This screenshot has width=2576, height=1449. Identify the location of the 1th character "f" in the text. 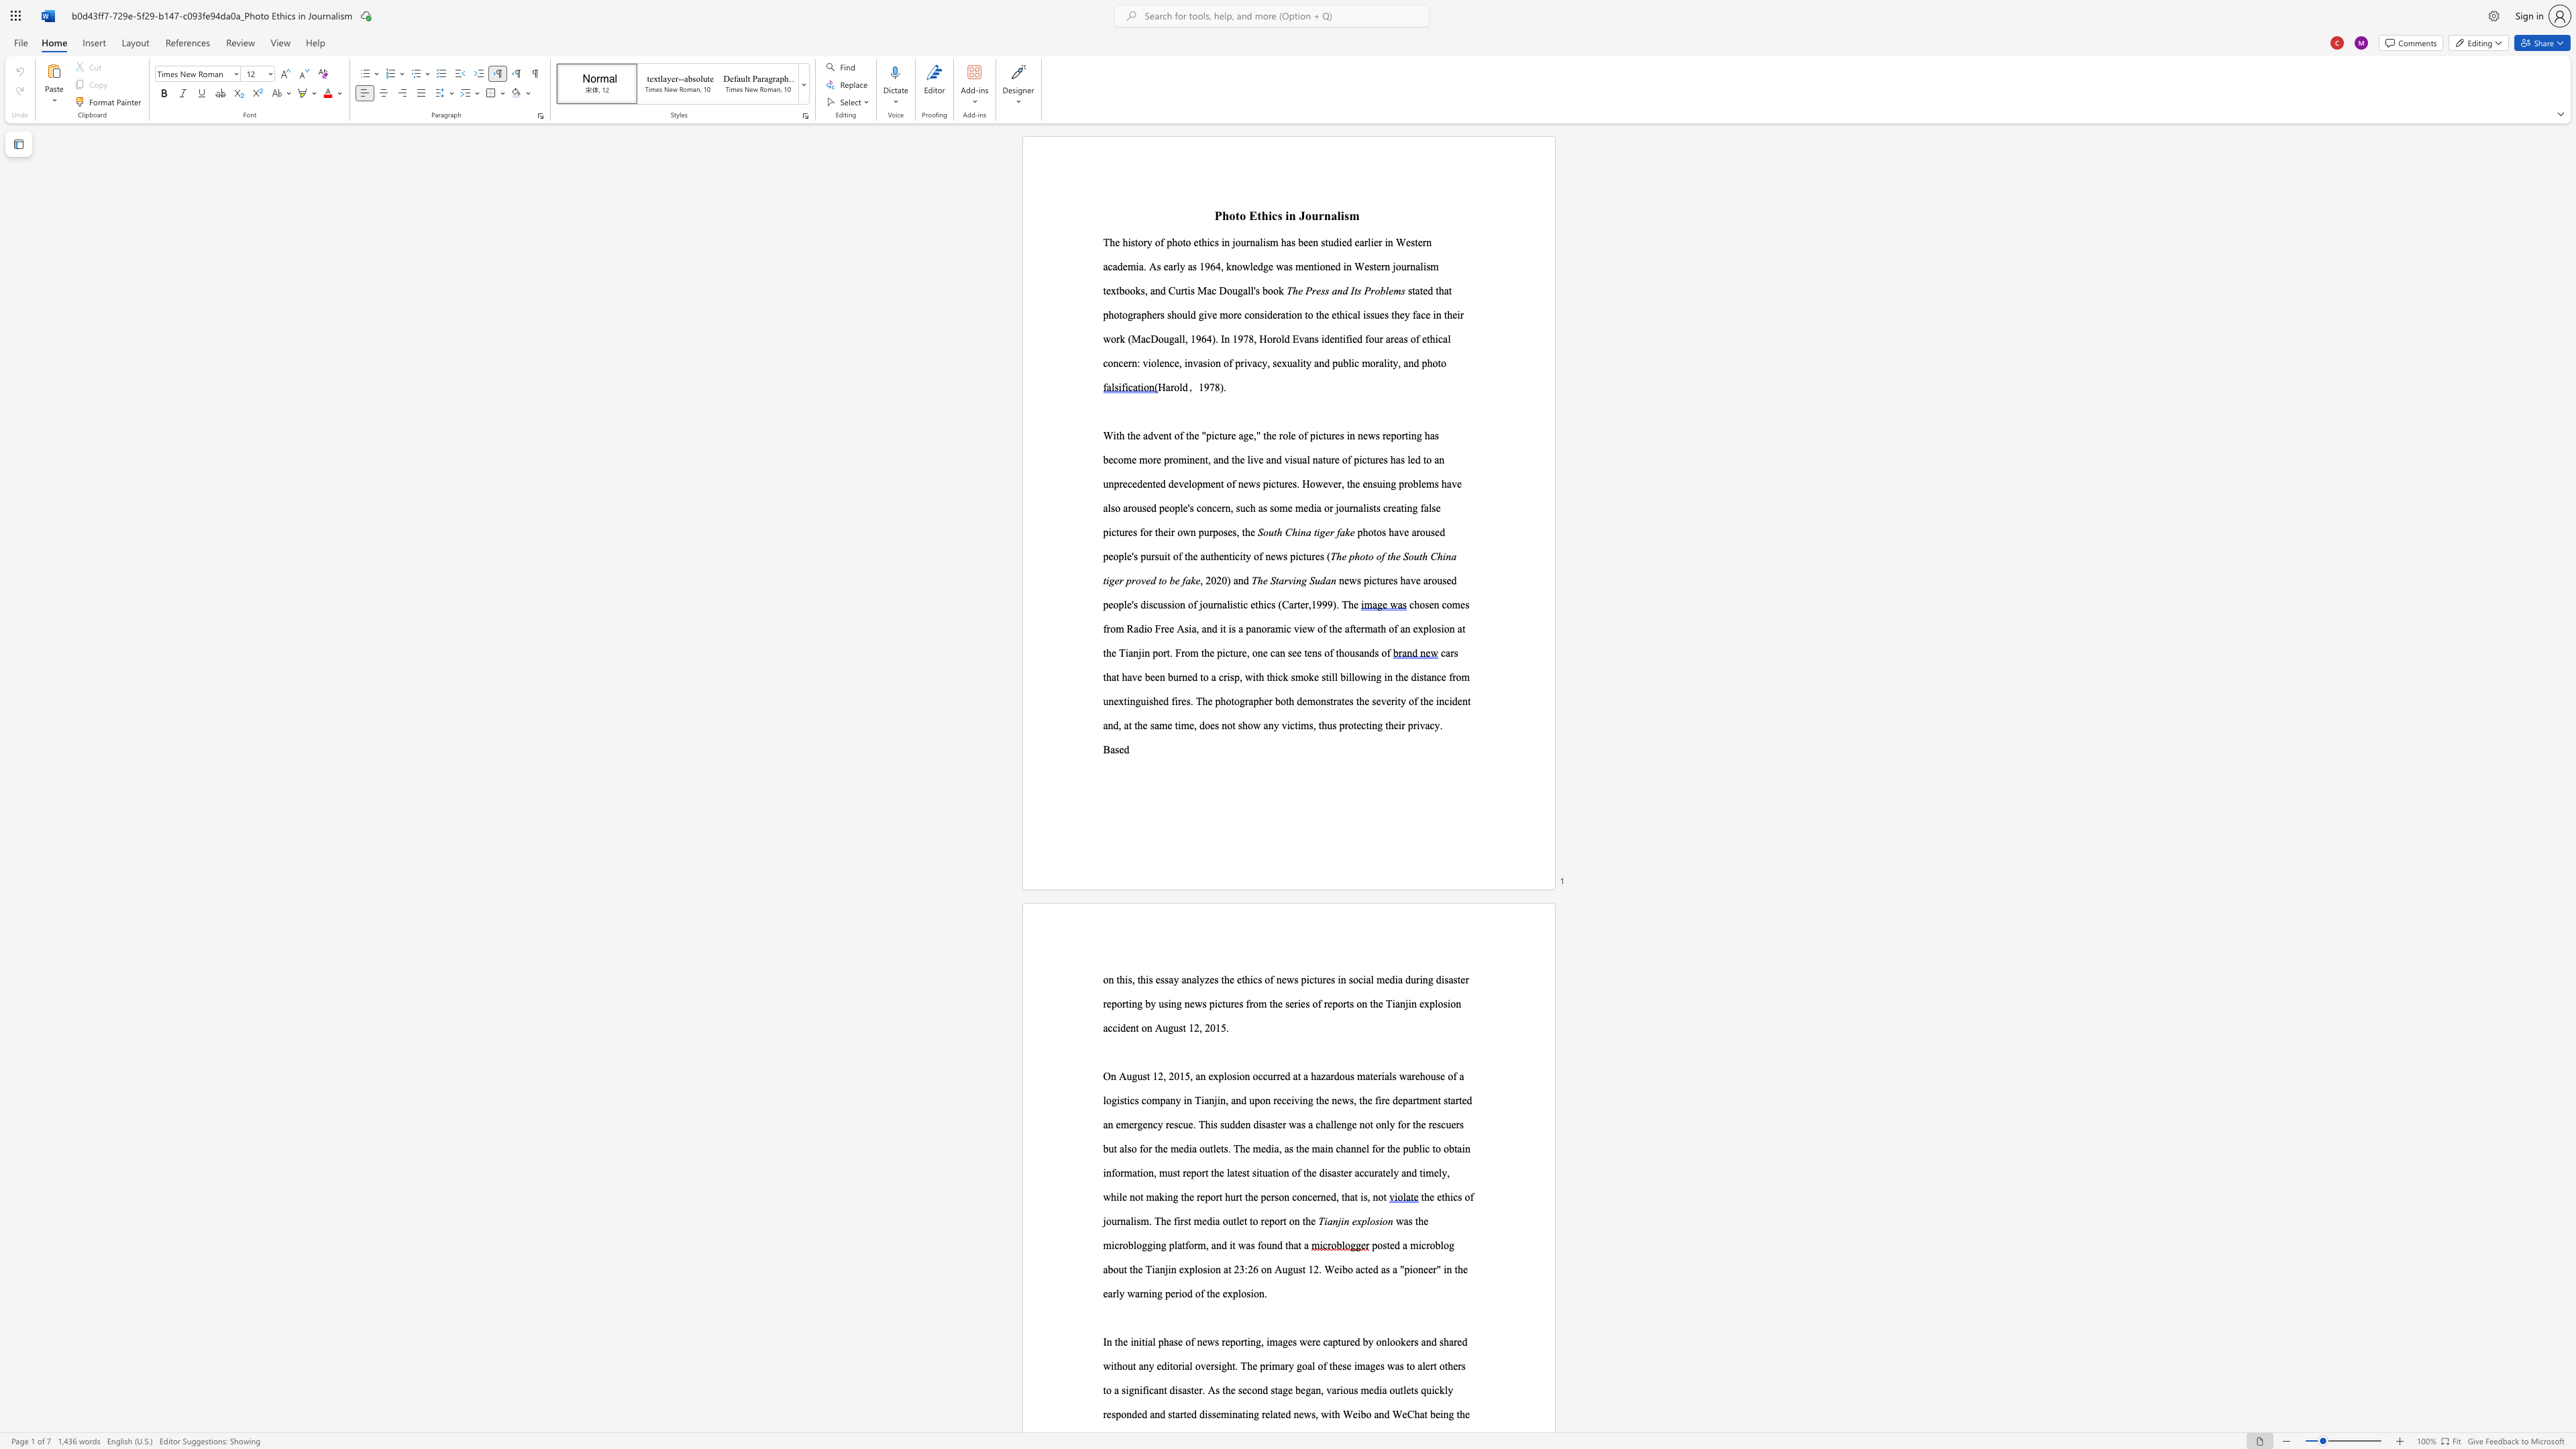
(1346, 337).